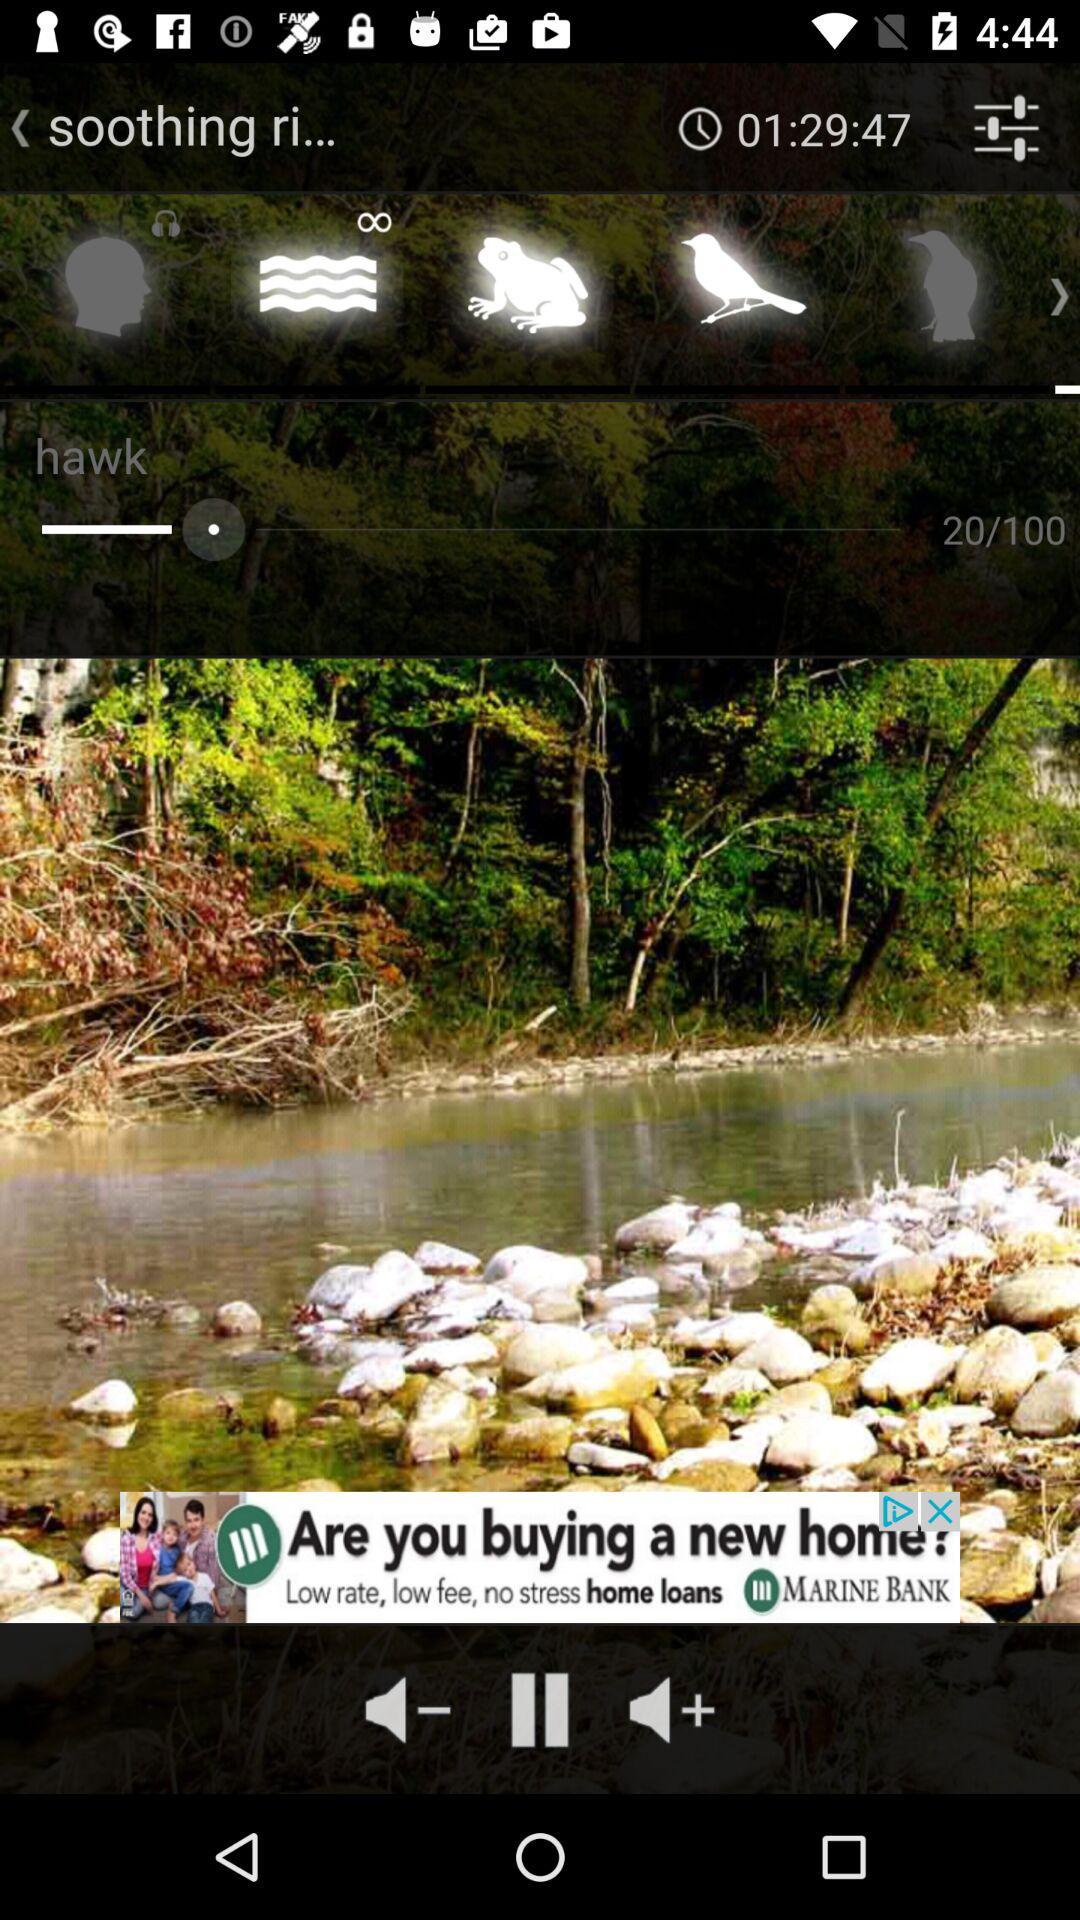  Describe the element at coordinates (316, 291) in the screenshot. I see `water sounds` at that location.